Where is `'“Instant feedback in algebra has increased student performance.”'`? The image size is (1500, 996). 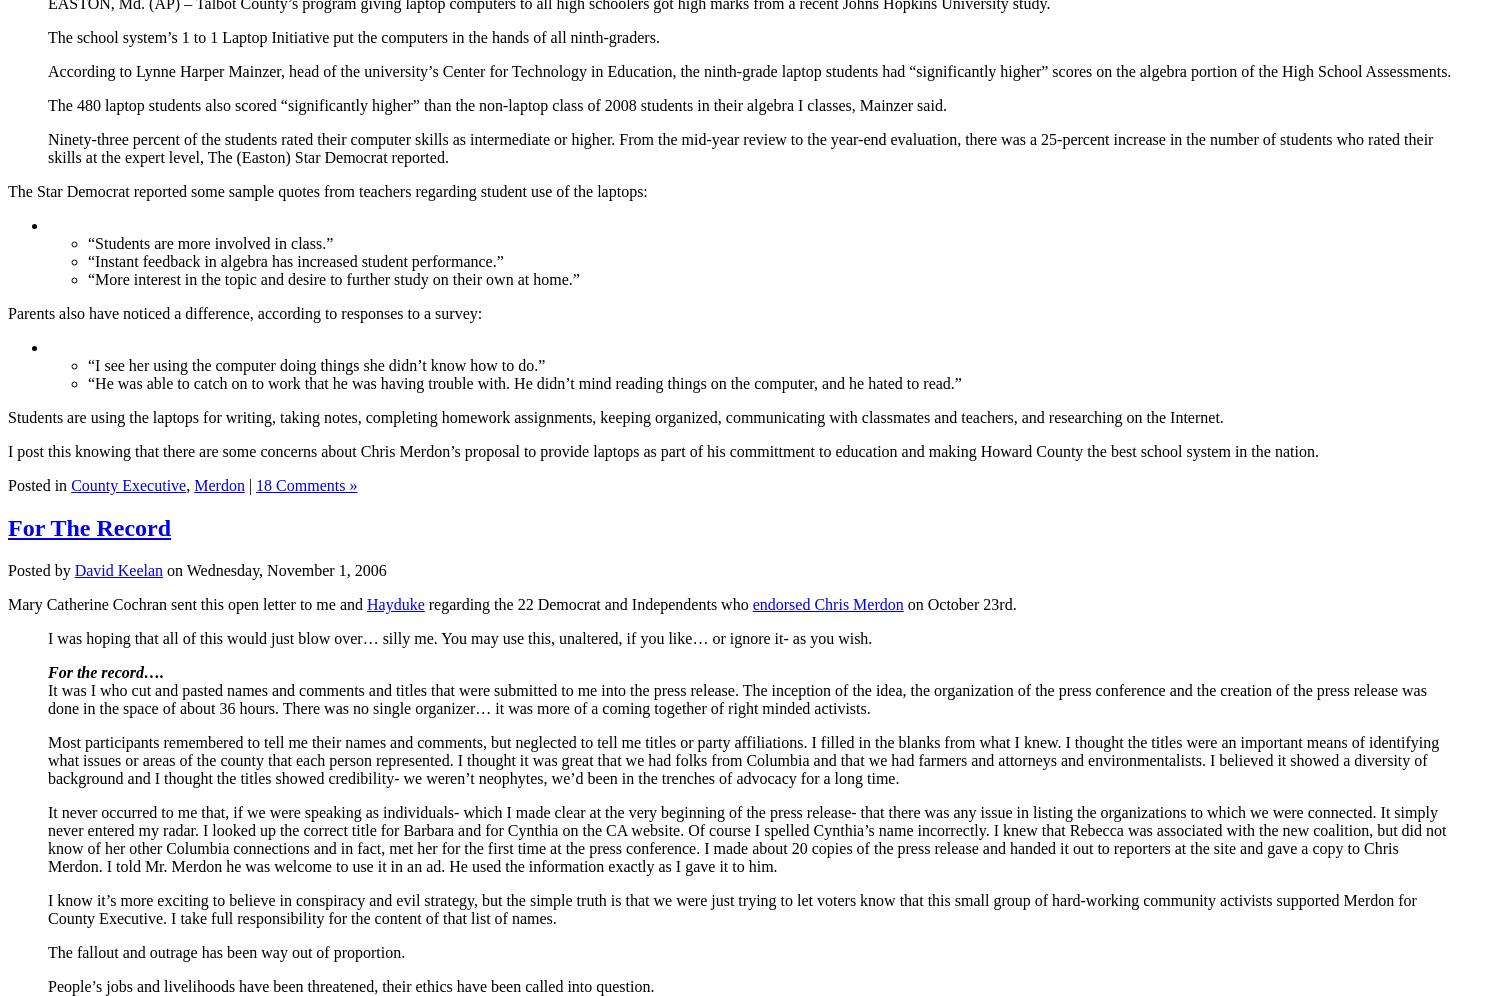
'“Instant feedback in algebra has increased student performance.”' is located at coordinates (295, 260).